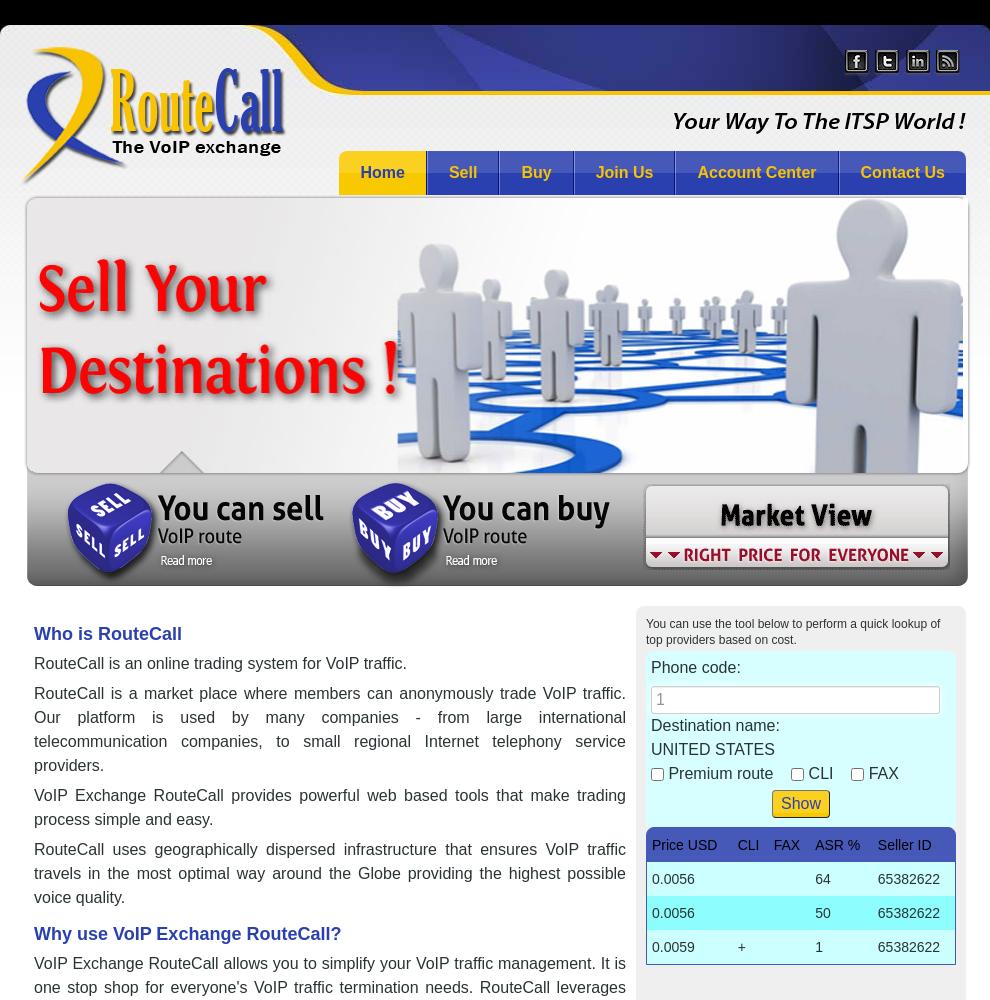 This screenshot has width=990, height=1000. What do you see at coordinates (740, 946) in the screenshot?
I see `'+'` at bounding box center [740, 946].